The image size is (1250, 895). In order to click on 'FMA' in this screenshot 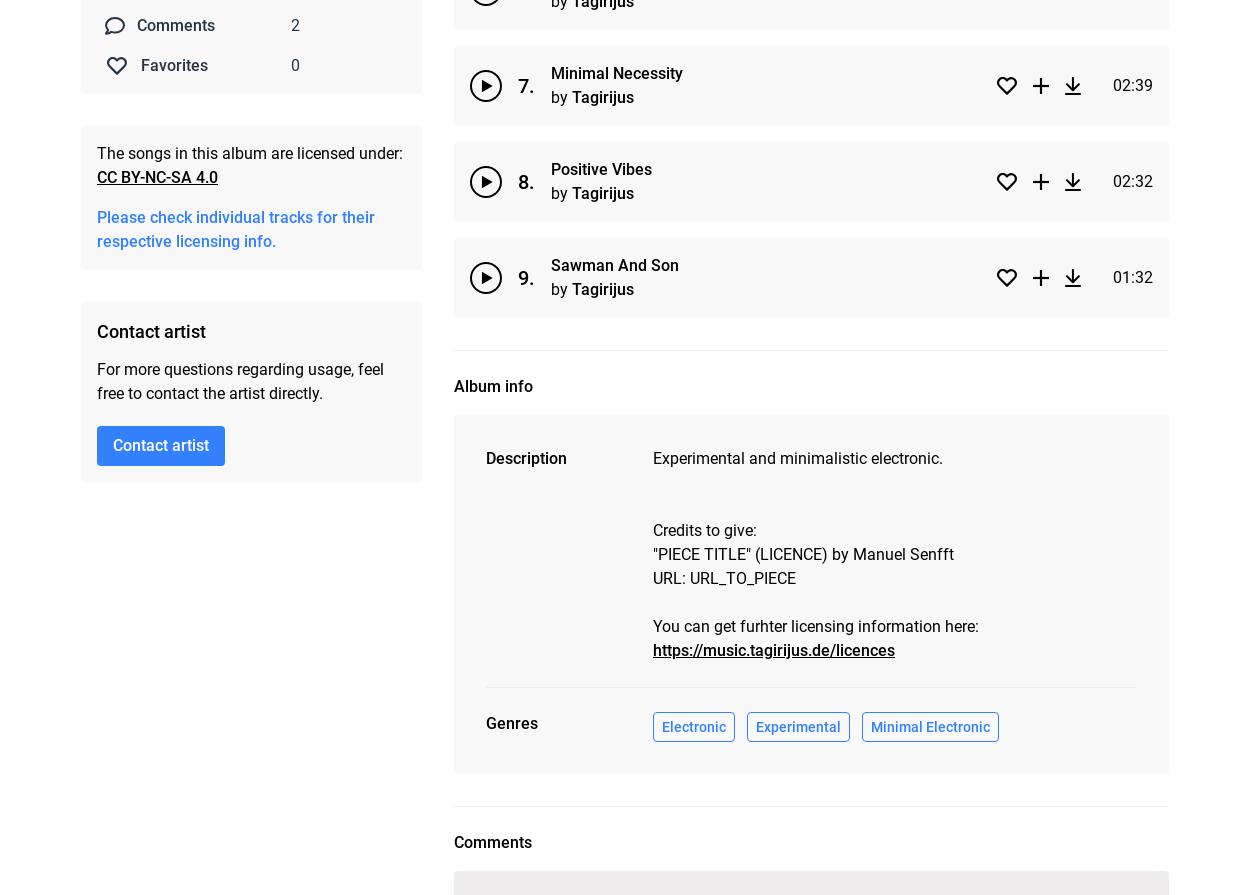, I will do `click(50, 784)`.